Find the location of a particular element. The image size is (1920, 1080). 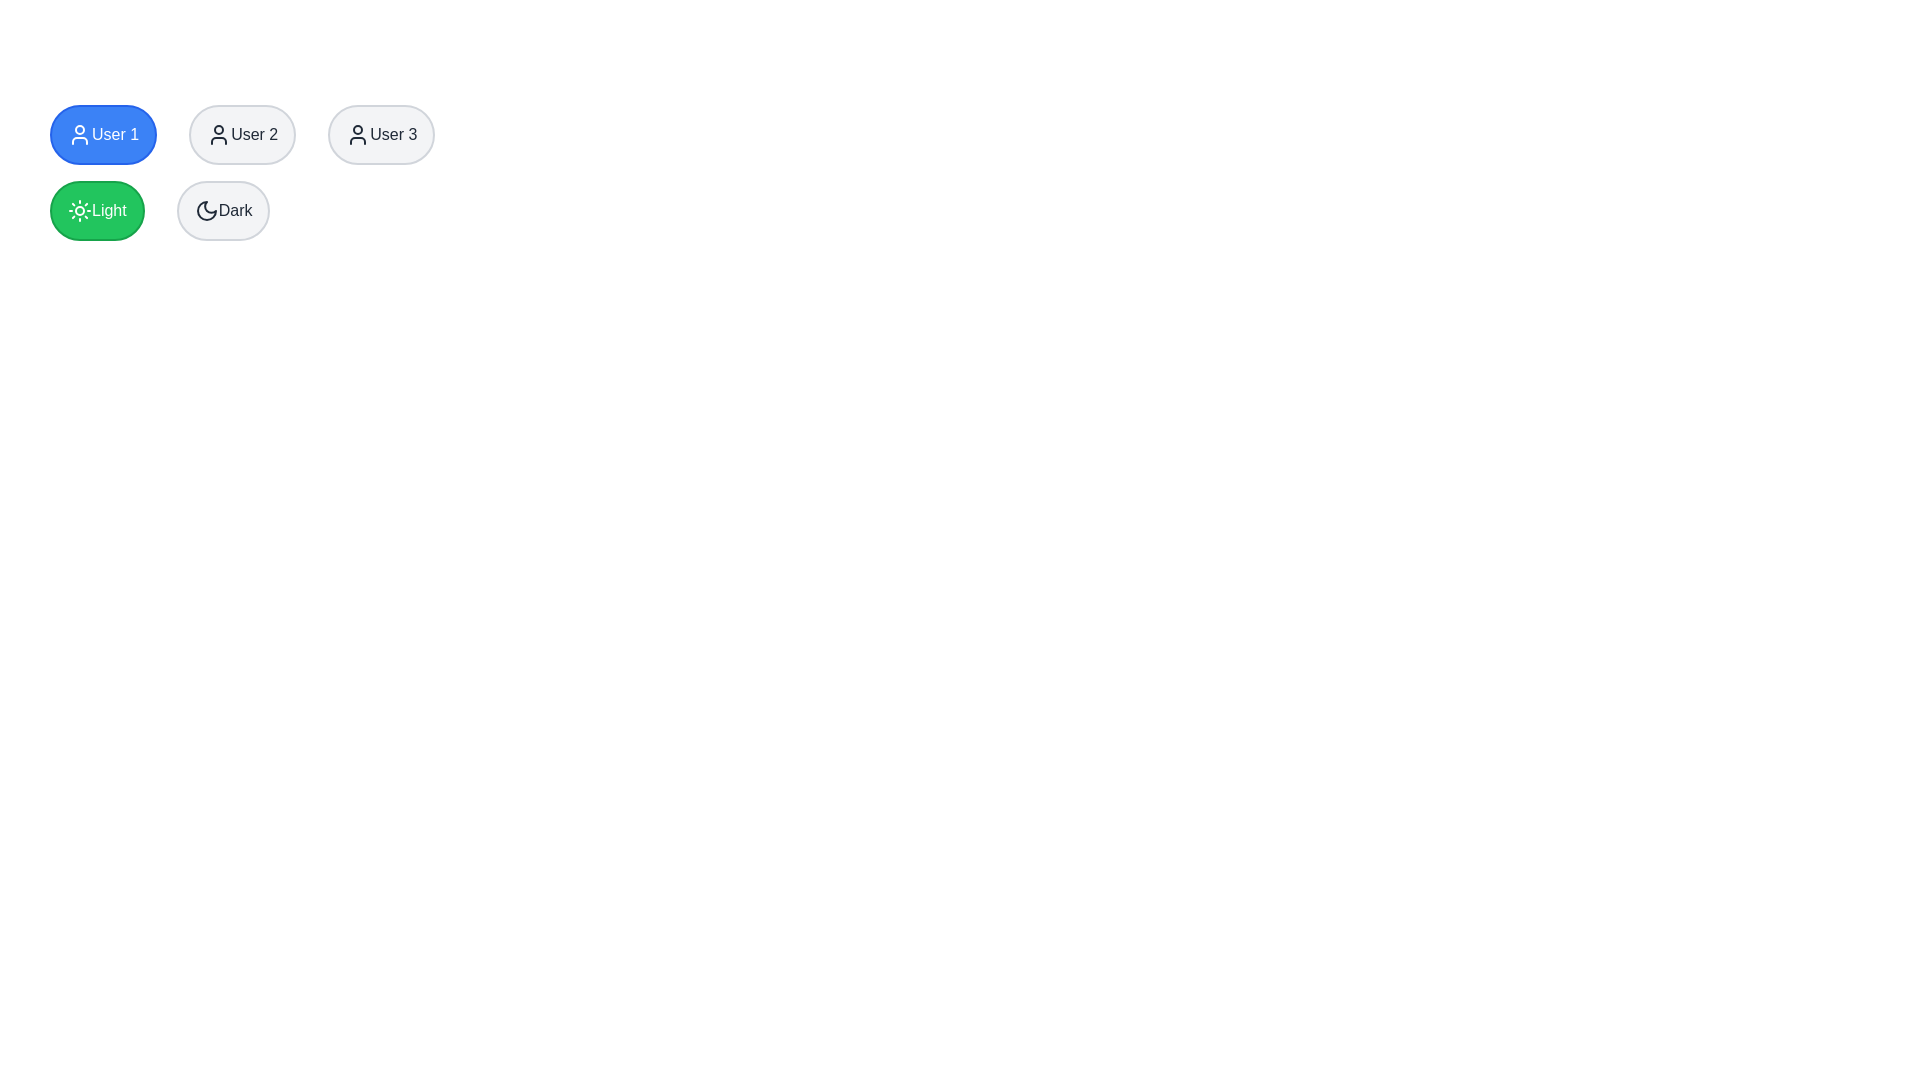

the dark mode icon located inside the 'Dark' button, which is positioned on the lower row of user interaction buttons is located at coordinates (206, 211).